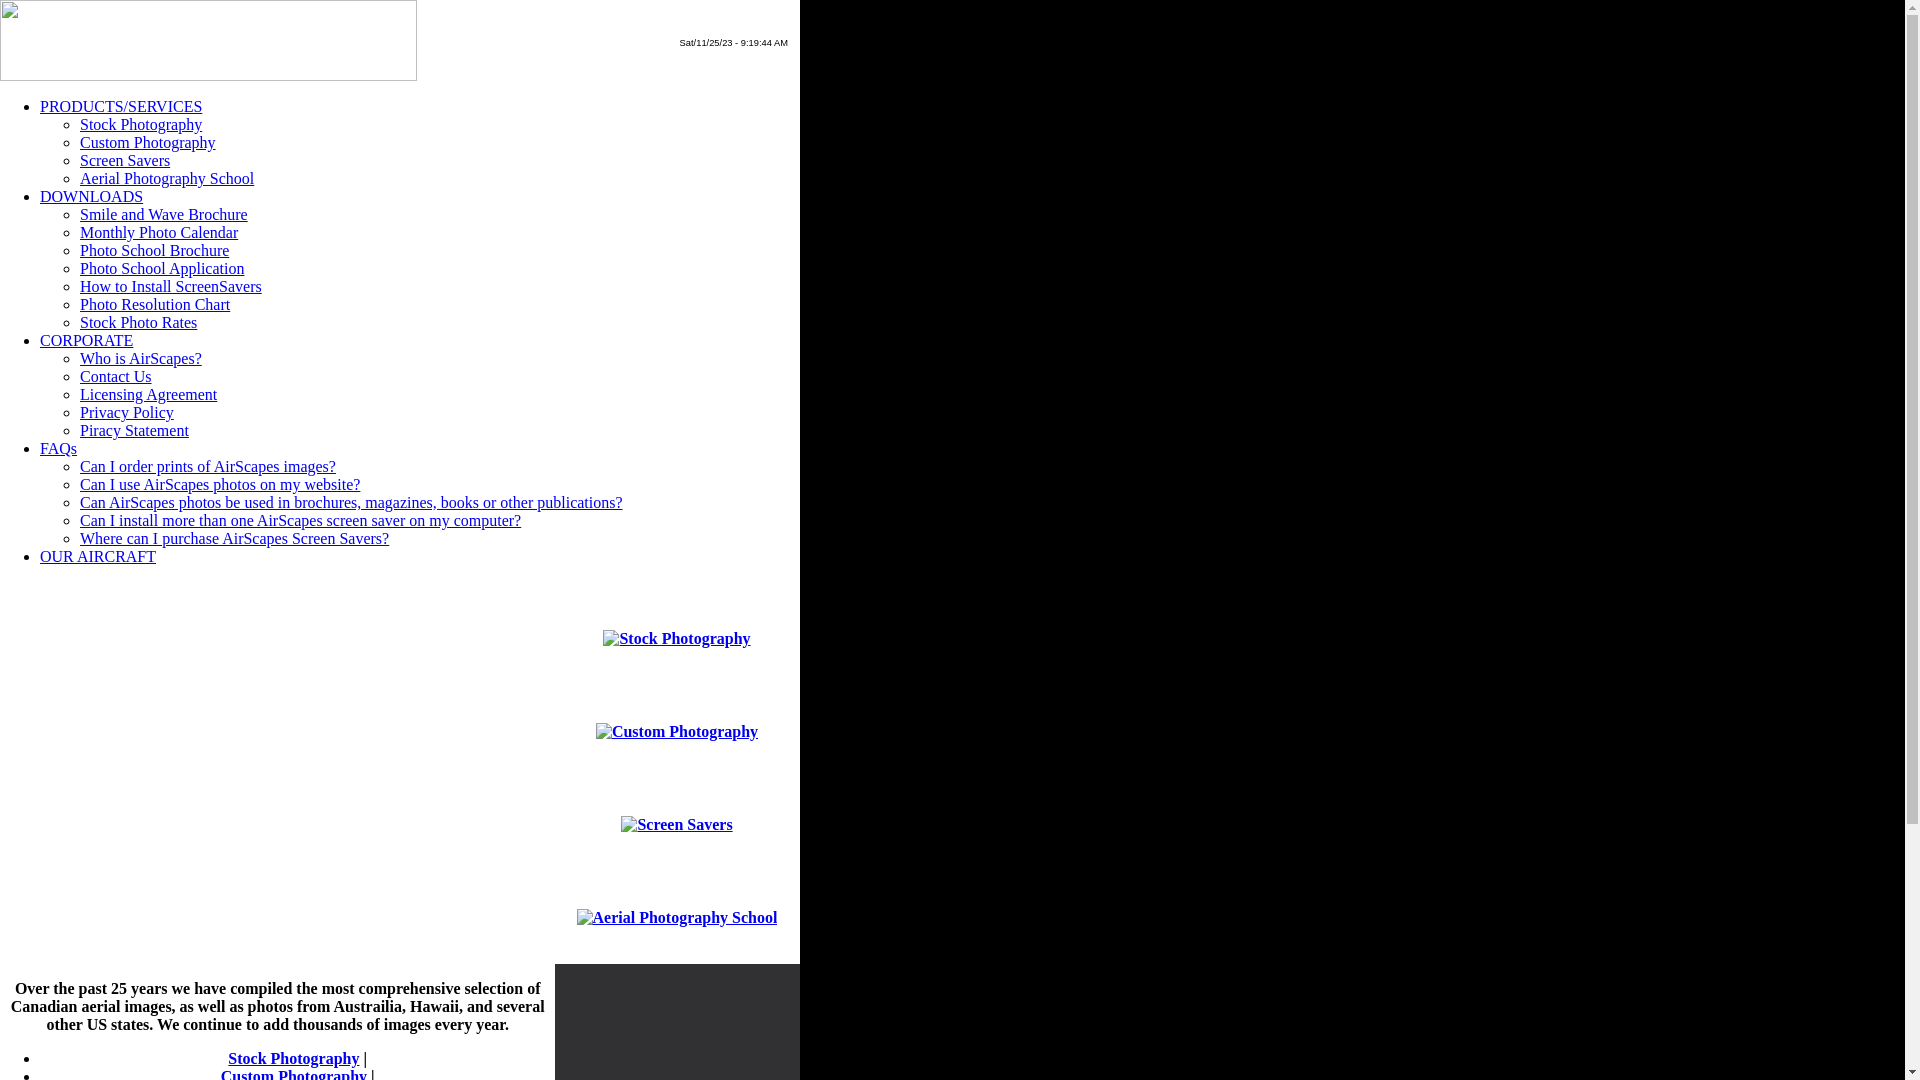  What do you see at coordinates (207, 466) in the screenshot?
I see `'Can I order prints of AirScapes images?'` at bounding box center [207, 466].